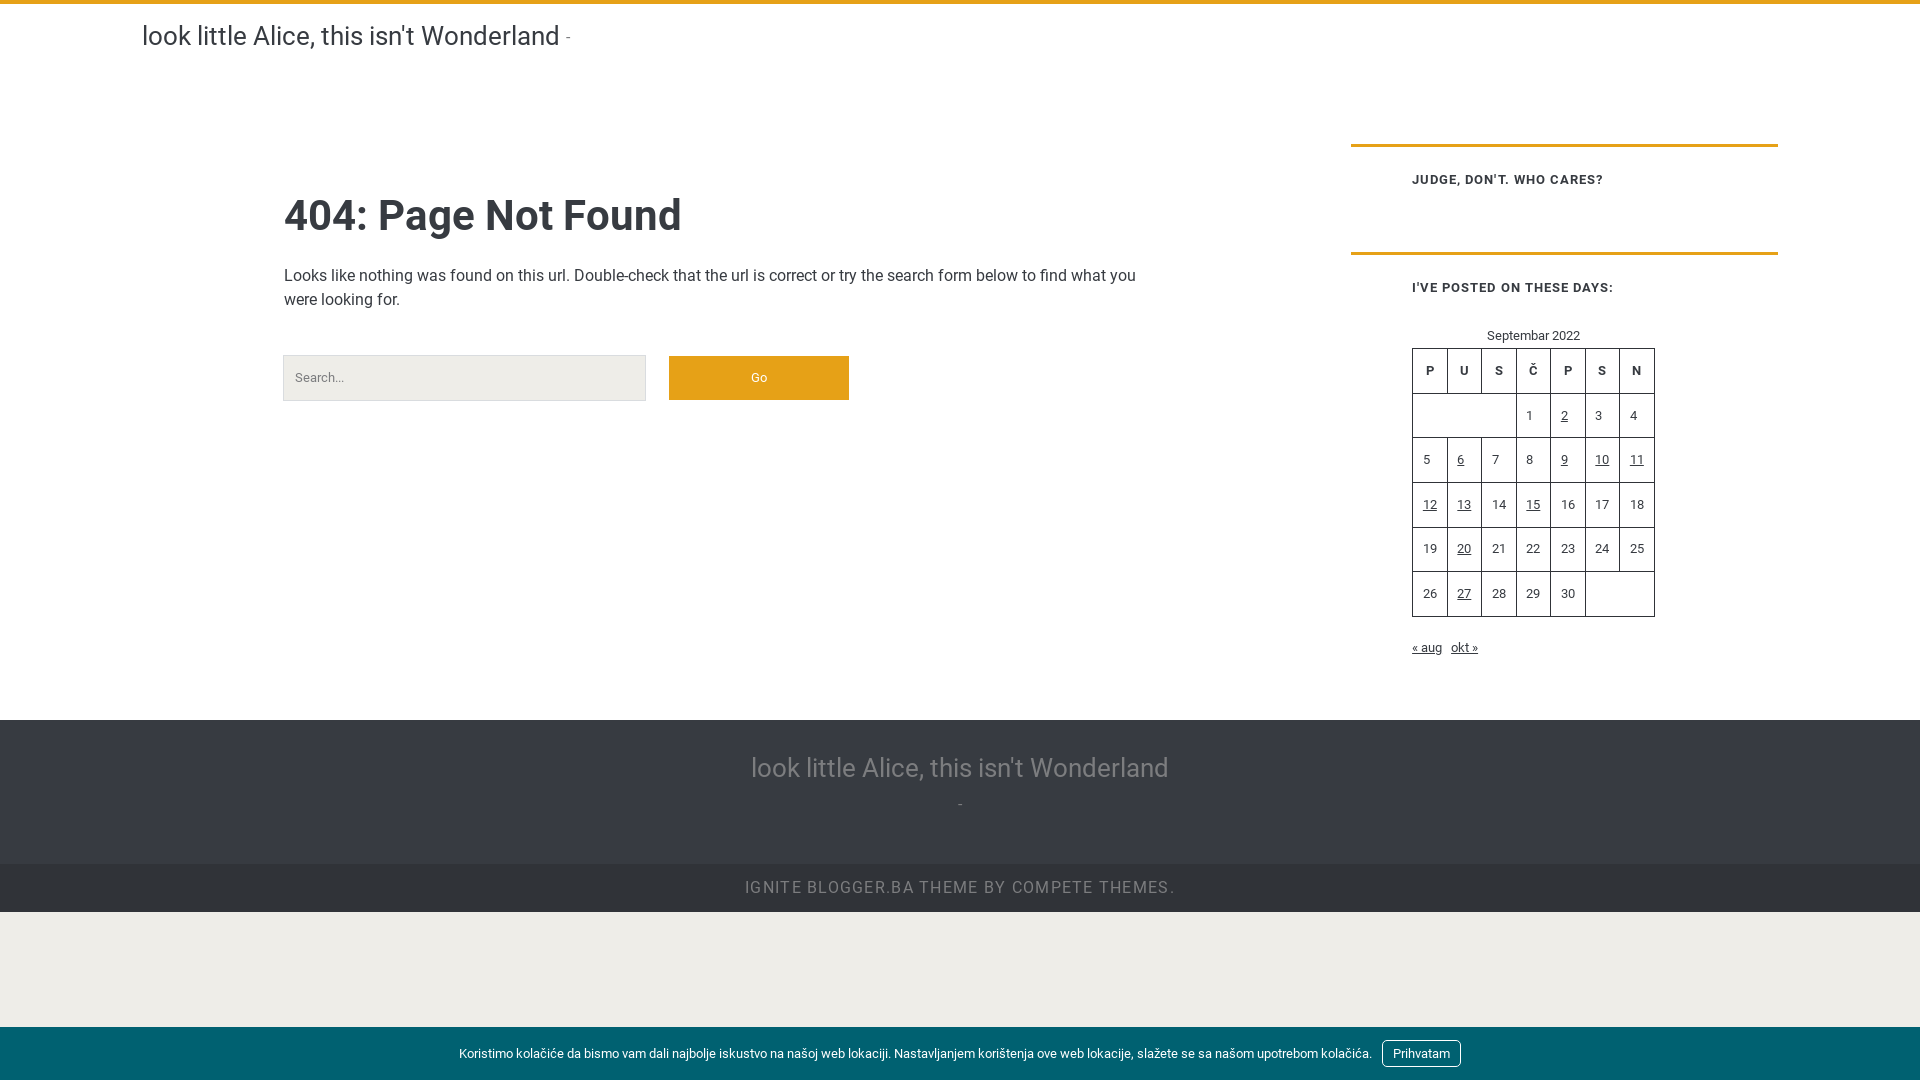 The image size is (1920, 1080). Describe the element at coordinates (1420, 1052) in the screenshot. I see `'Prihvatam'` at that location.